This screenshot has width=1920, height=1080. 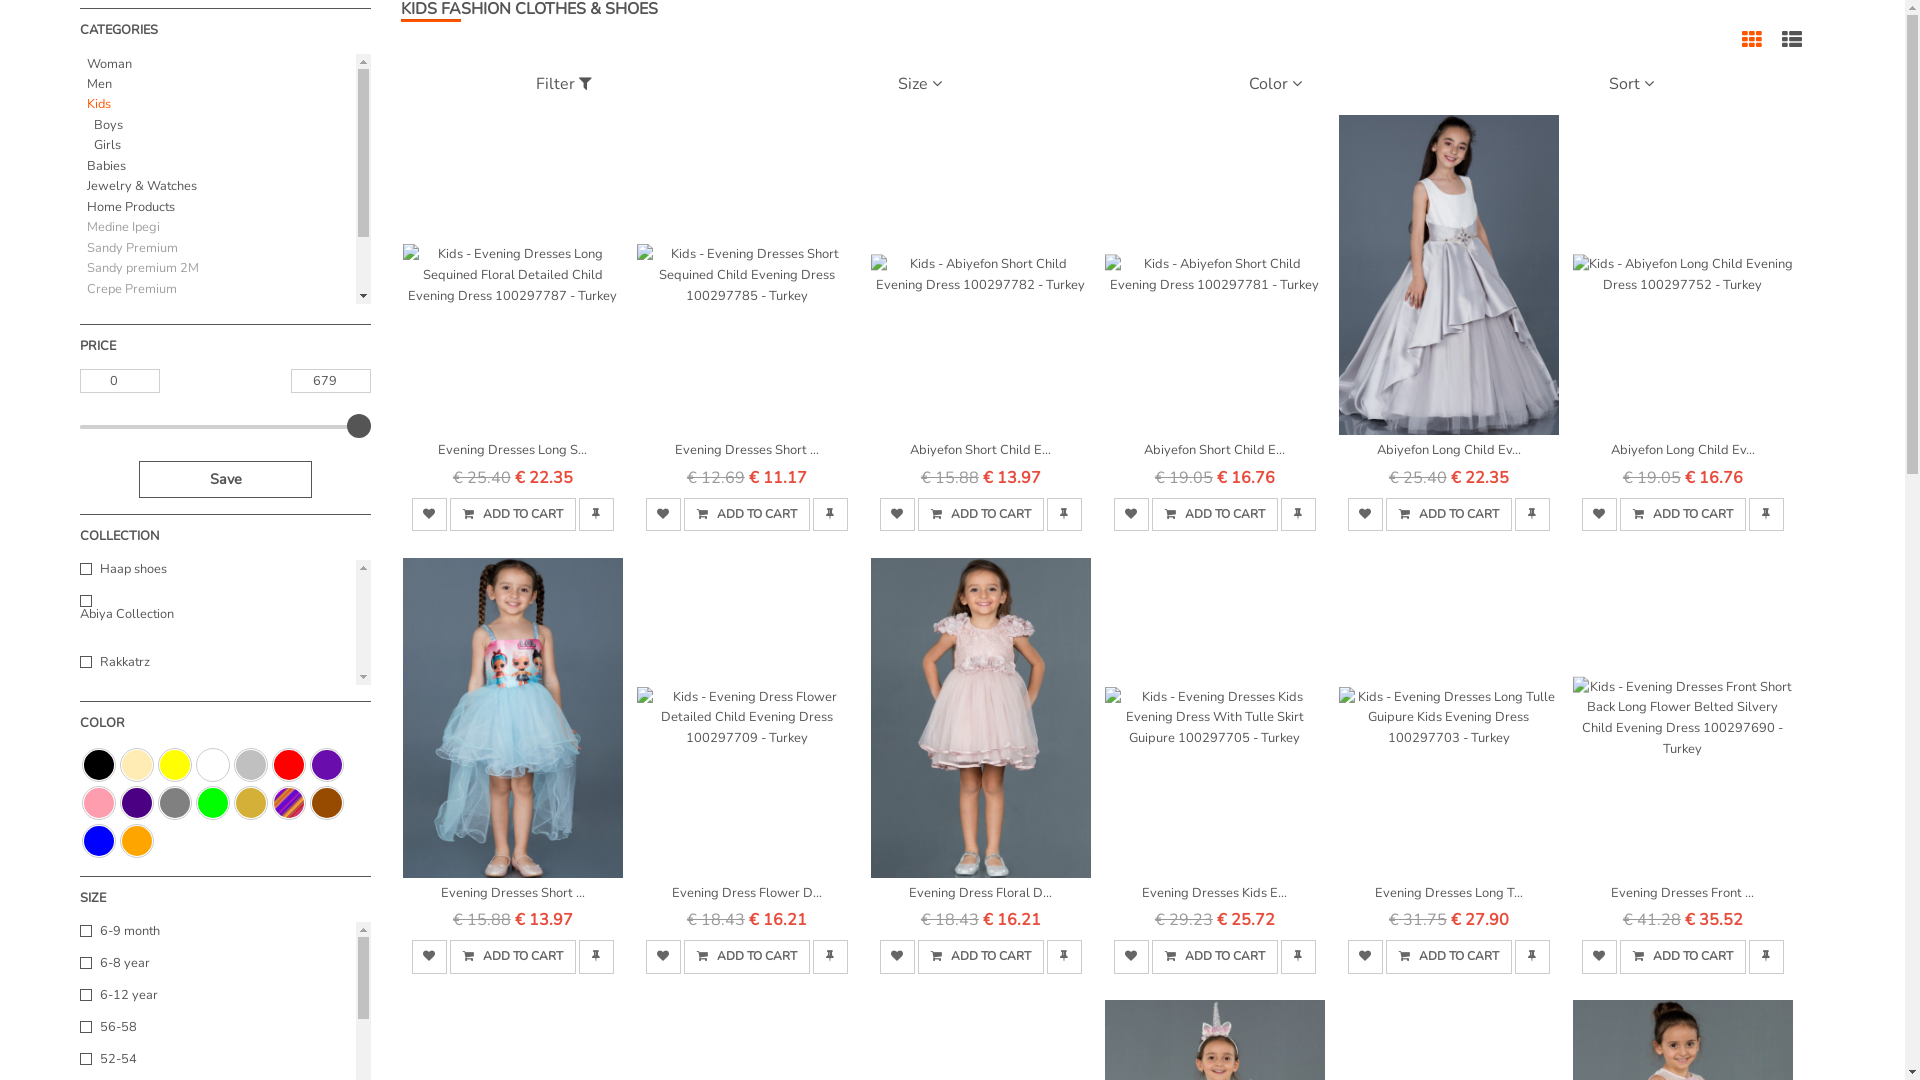 What do you see at coordinates (870, 275) in the screenshot?
I see `'Kids - Abiyefon Short Child Evening Dress 100297782 - Turkey'` at bounding box center [870, 275].